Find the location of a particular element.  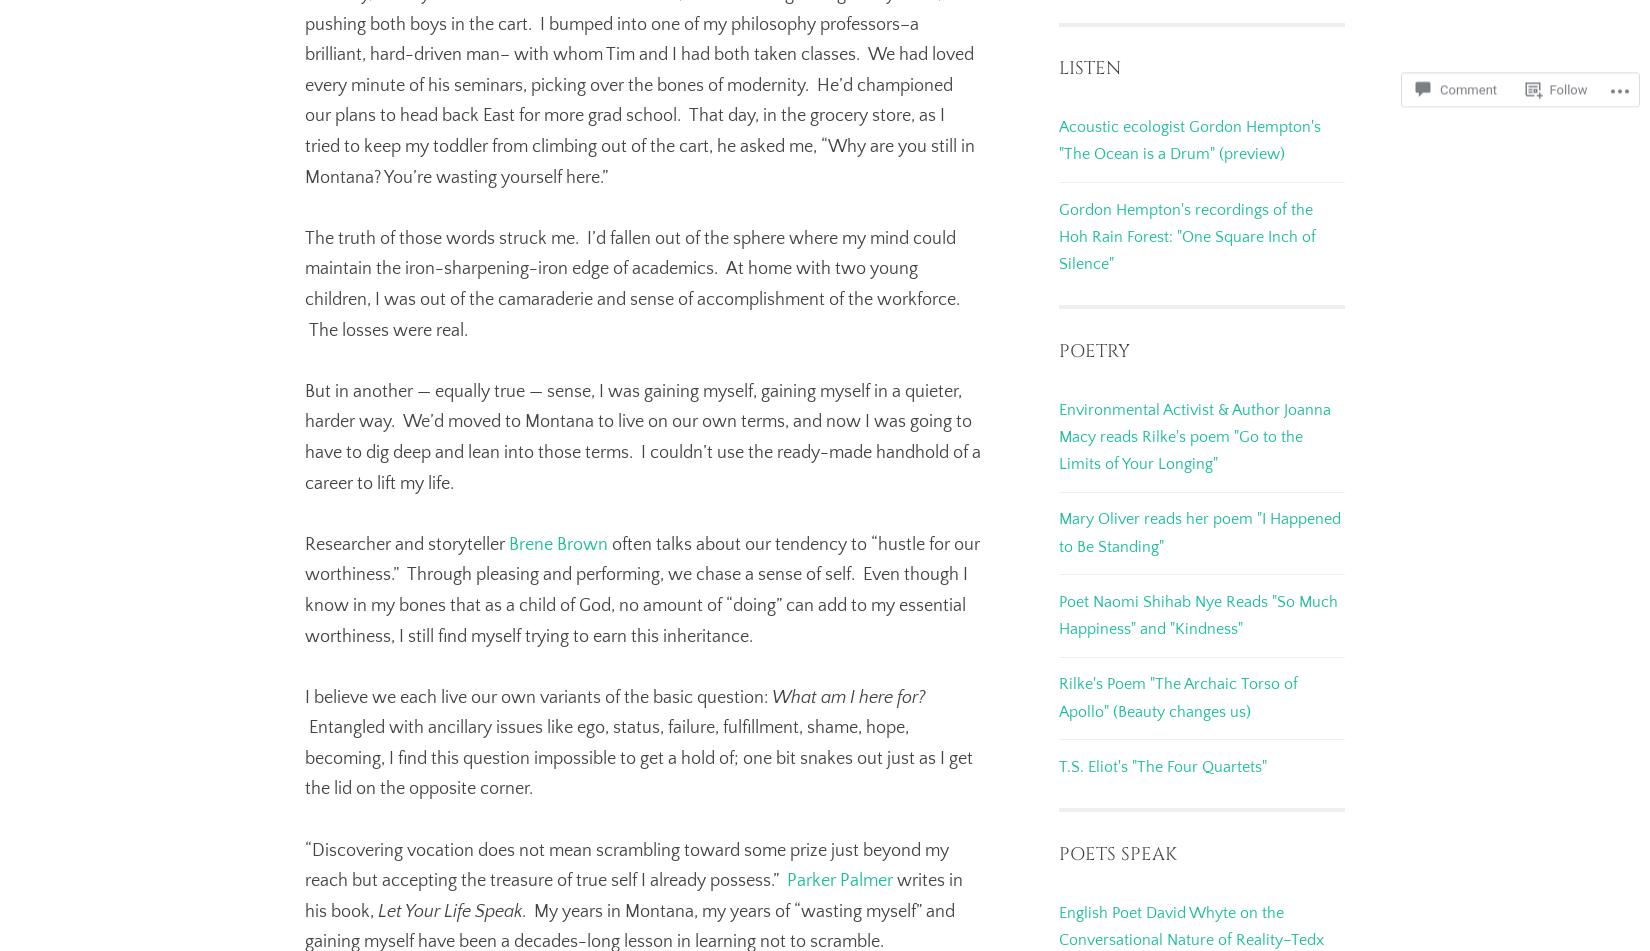

'But in another — equally true — sense, I was gaining myself, gaining myself in a quieter, harder way.  We’d moved to Montana to live on our own terms, and now I was going to have to dig deep and lean into those terms.  I couldn’t use the ready-made handhold of a career to lift my life.' is located at coordinates (642, 436).